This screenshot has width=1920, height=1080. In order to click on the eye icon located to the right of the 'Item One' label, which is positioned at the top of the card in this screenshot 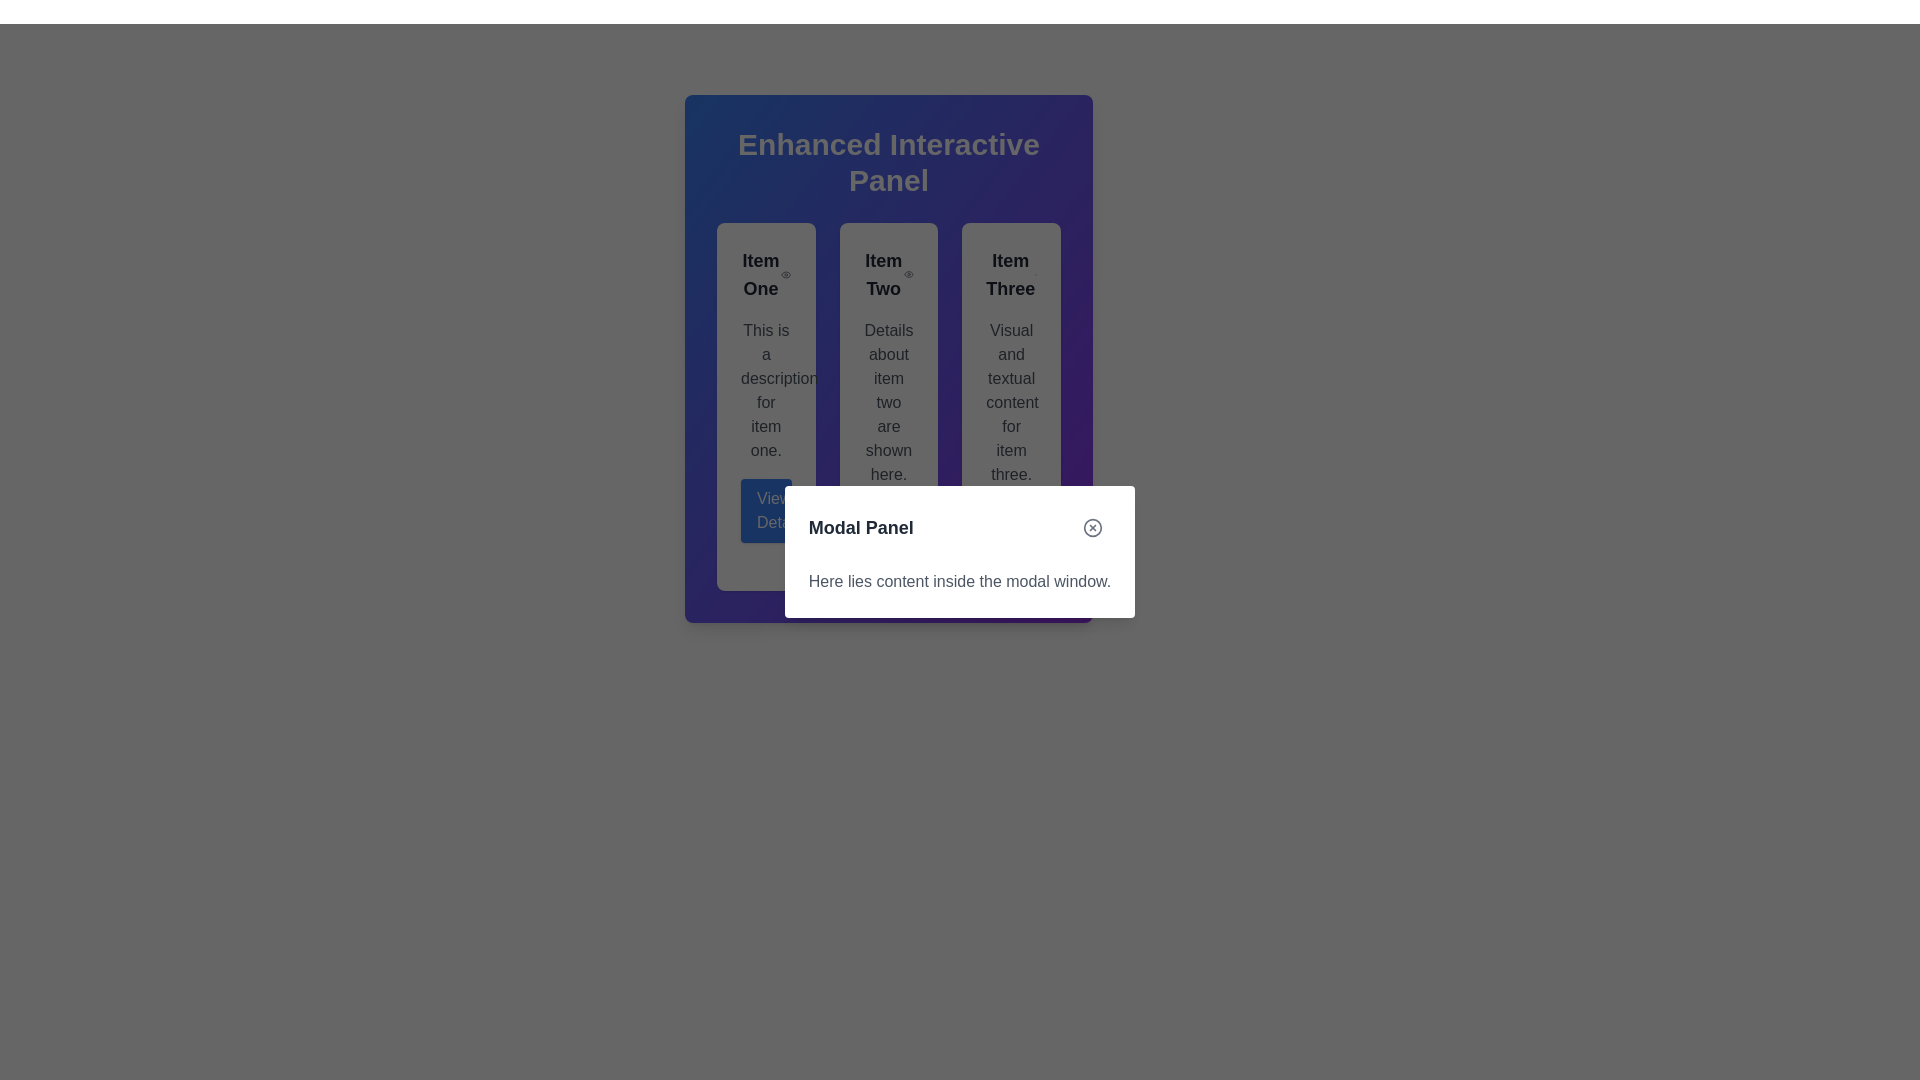, I will do `click(765, 274)`.